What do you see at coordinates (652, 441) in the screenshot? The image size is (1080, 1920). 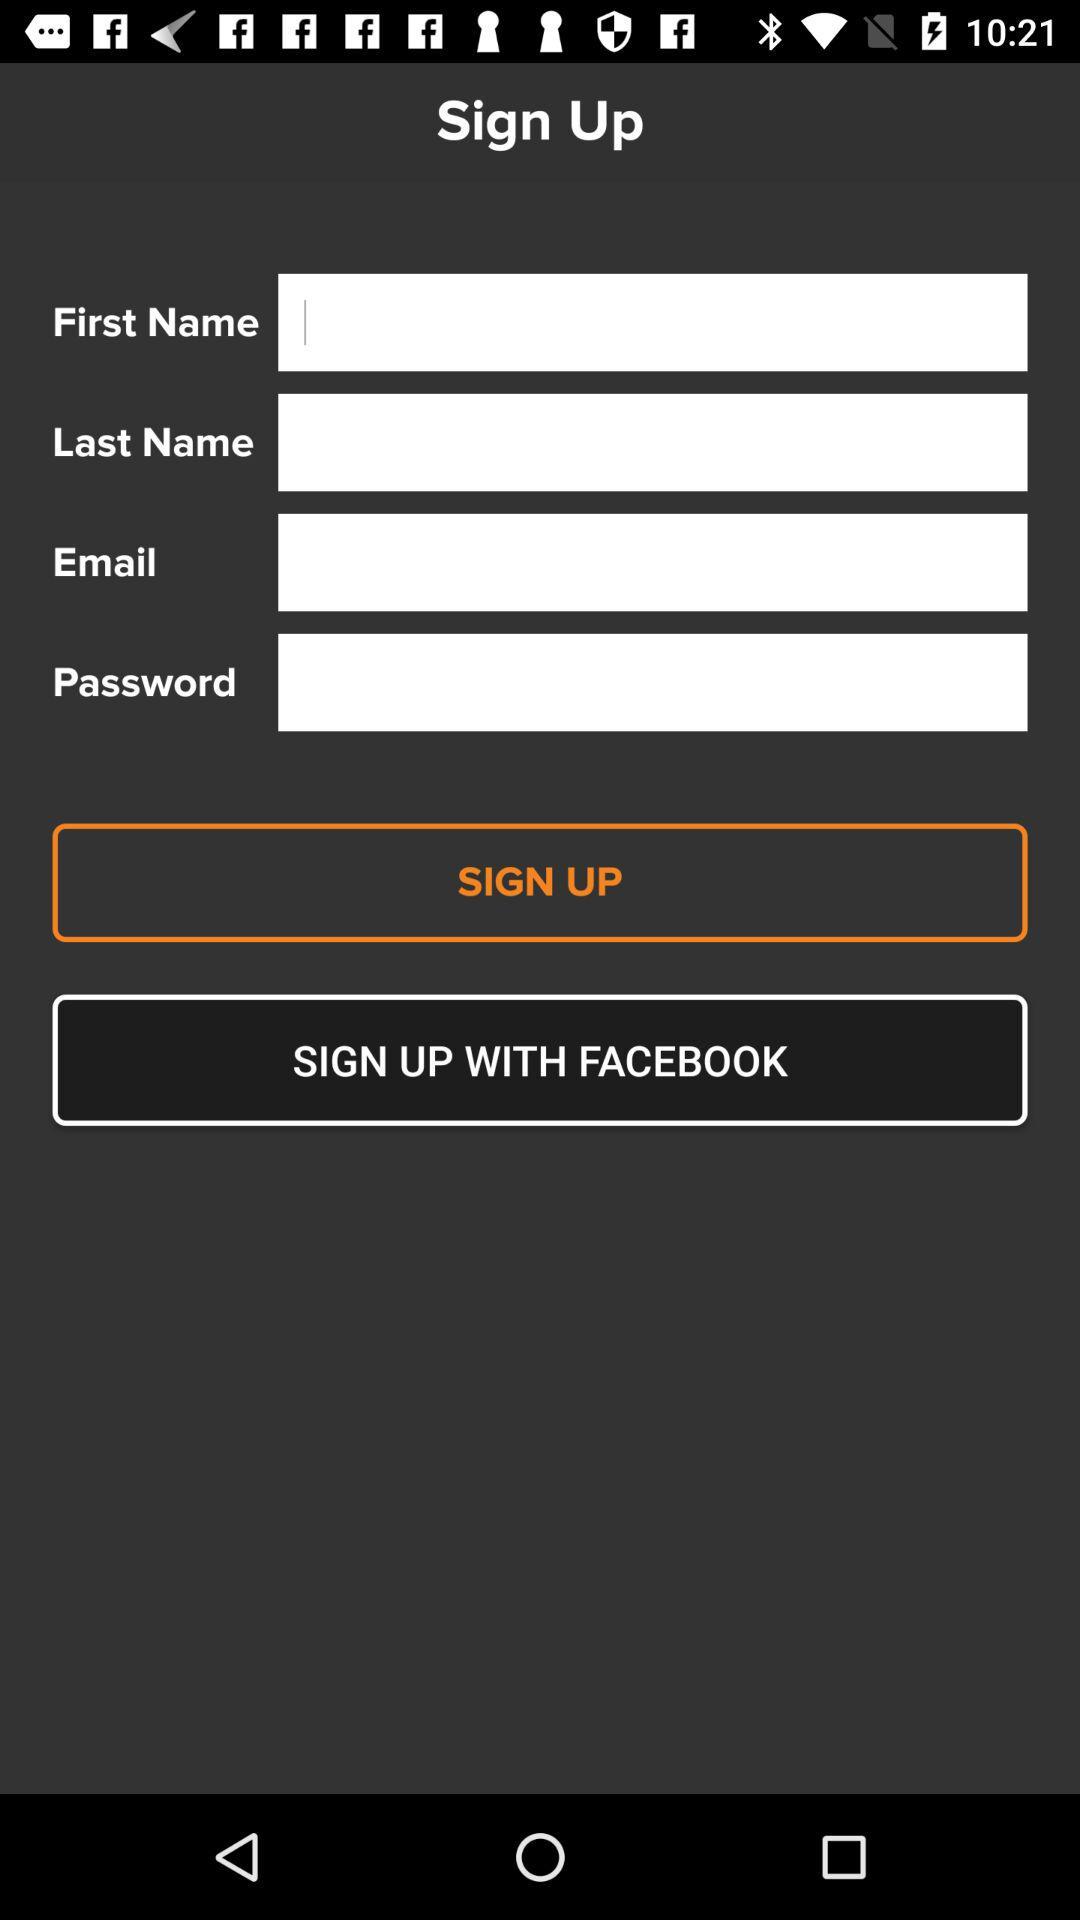 I see `where to put last name` at bounding box center [652, 441].